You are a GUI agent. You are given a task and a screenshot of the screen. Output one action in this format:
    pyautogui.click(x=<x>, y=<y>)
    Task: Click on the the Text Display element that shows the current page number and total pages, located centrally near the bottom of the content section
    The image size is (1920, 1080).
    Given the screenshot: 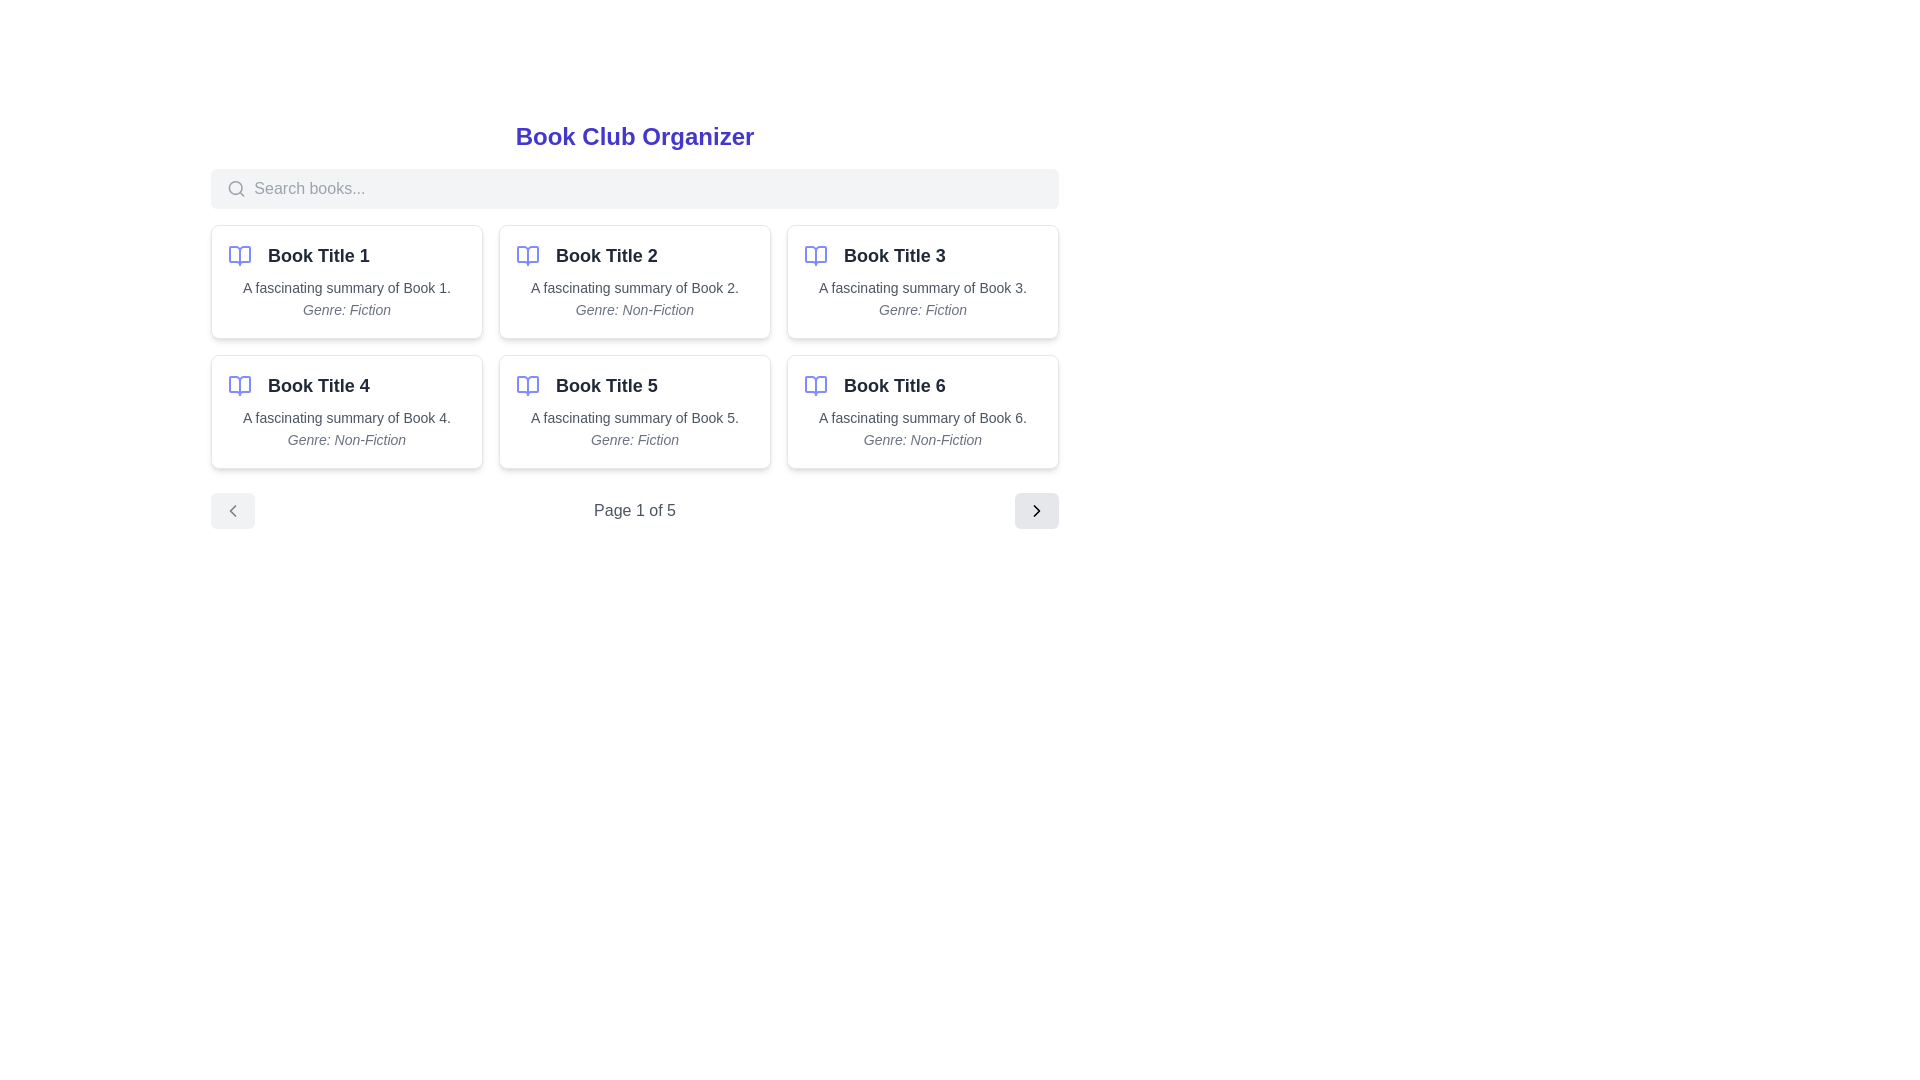 What is the action you would take?
    pyautogui.click(x=633, y=509)
    